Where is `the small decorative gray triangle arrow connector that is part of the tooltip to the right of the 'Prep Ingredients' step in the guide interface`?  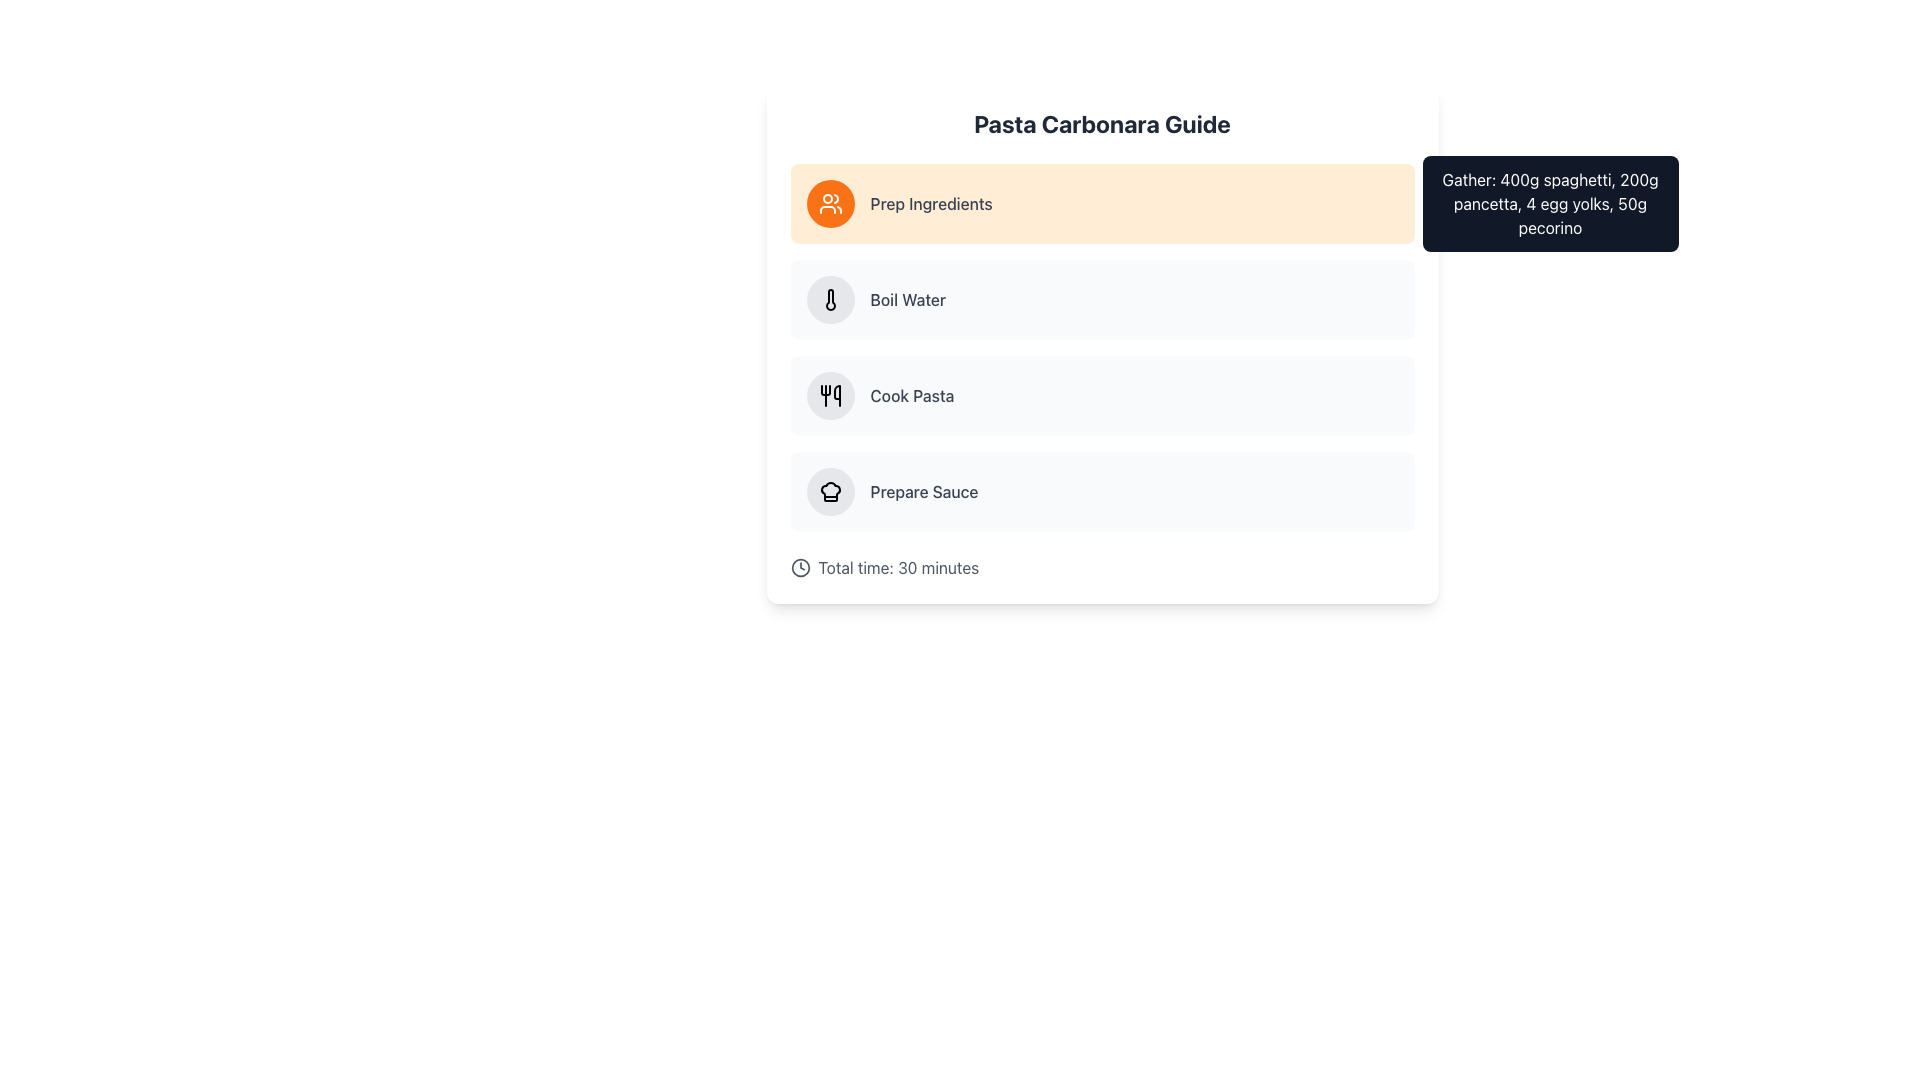
the small decorative gray triangle arrow connector that is part of the tooltip to the right of the 'Prep Ingredients' step in the guide interface is located at coordinates (1425, 204).